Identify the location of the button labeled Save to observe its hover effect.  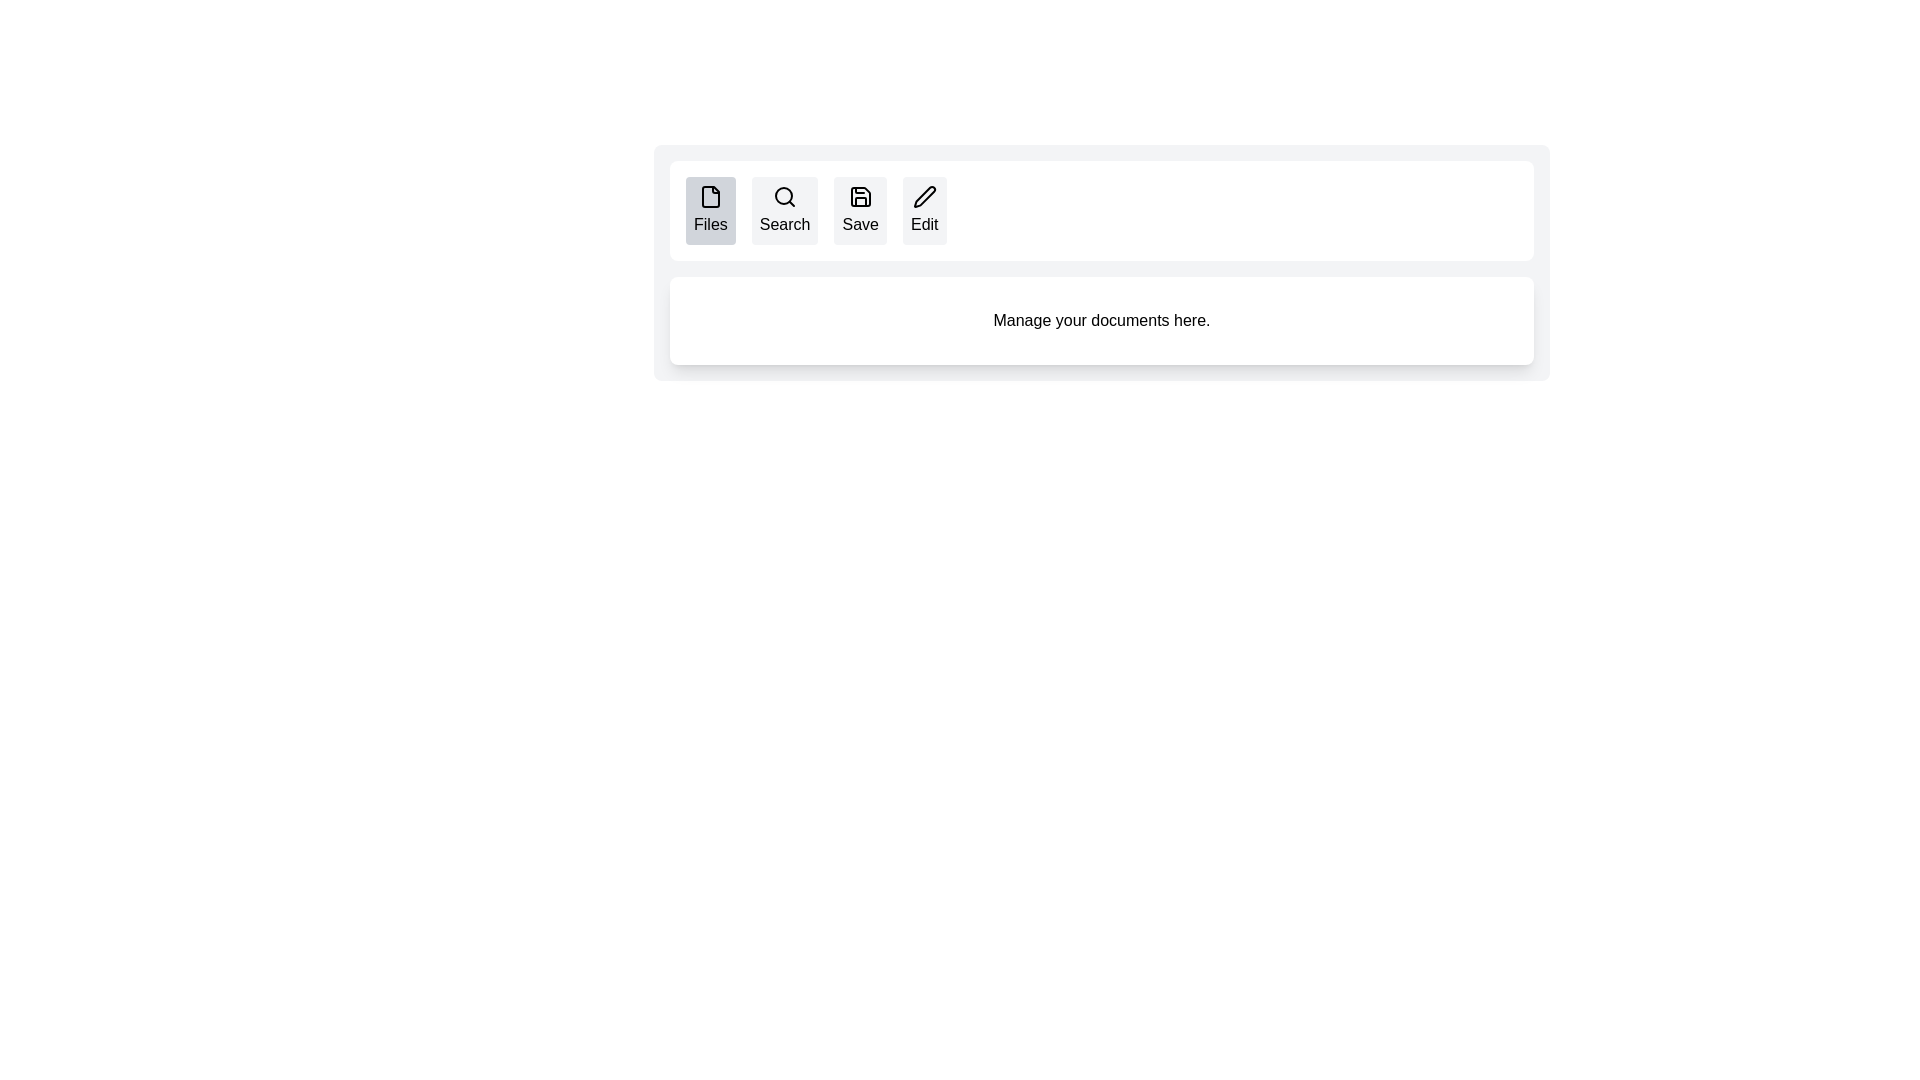
(859, 211).